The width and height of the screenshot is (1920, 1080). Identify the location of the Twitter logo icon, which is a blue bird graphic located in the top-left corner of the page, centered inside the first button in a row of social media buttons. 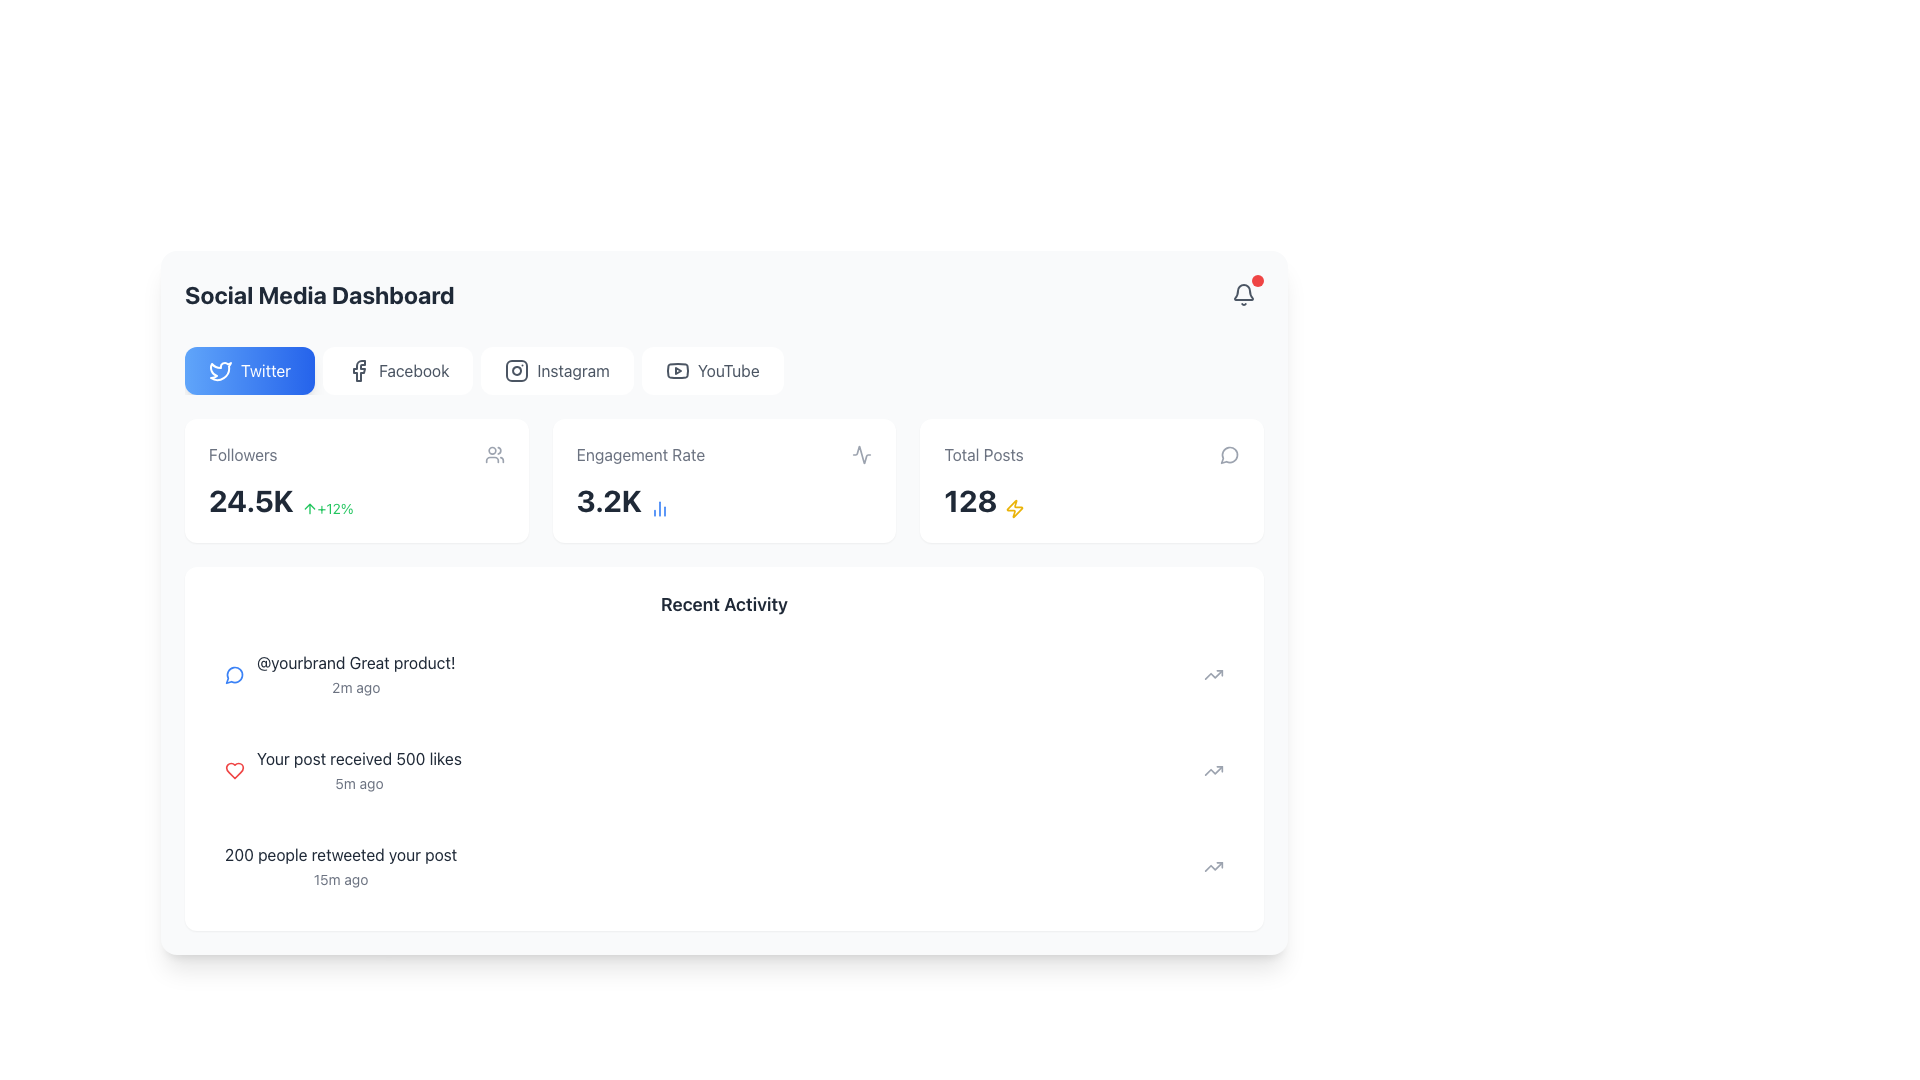
(220, 370).